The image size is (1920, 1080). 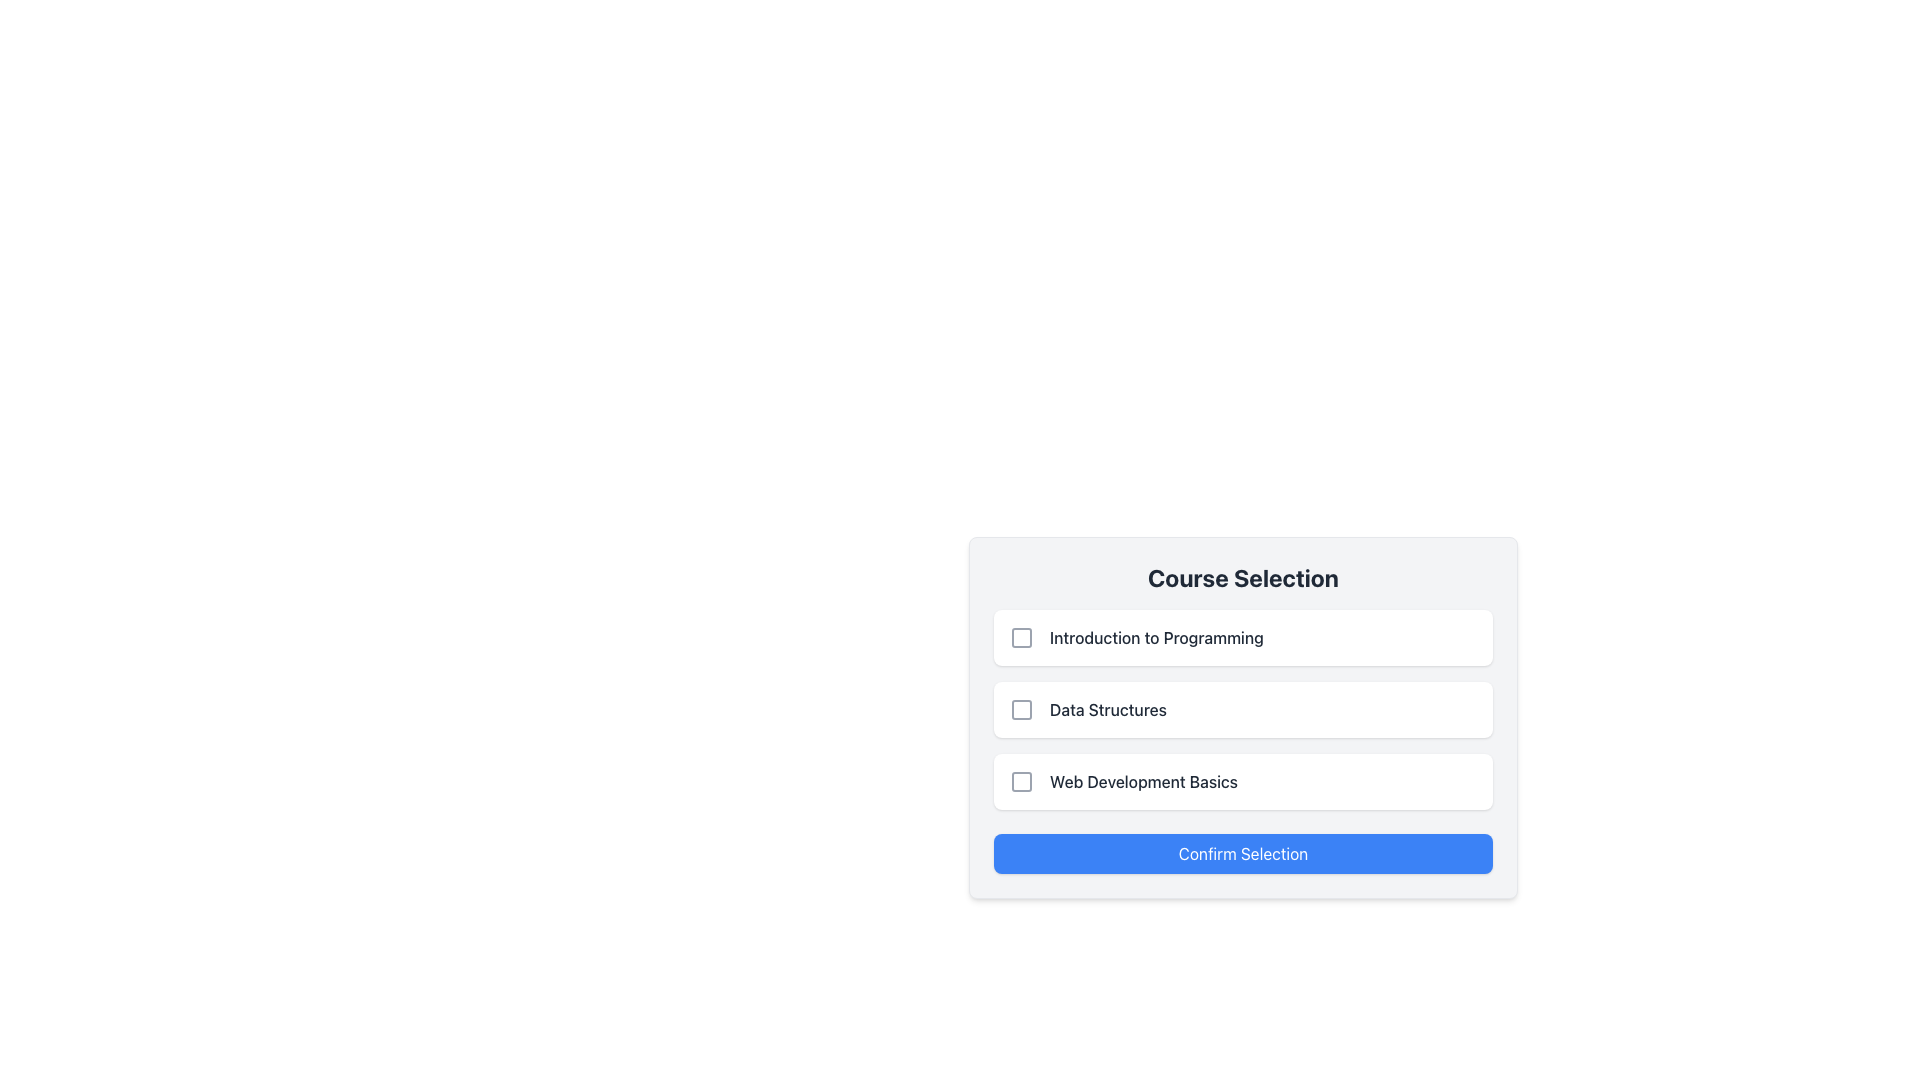 What do you see at coordinates (1242, 708) in the screenshot?
I see `the checkbox in the vertical list of selectable items to unselect an option` at bounding box center [1242, 708].